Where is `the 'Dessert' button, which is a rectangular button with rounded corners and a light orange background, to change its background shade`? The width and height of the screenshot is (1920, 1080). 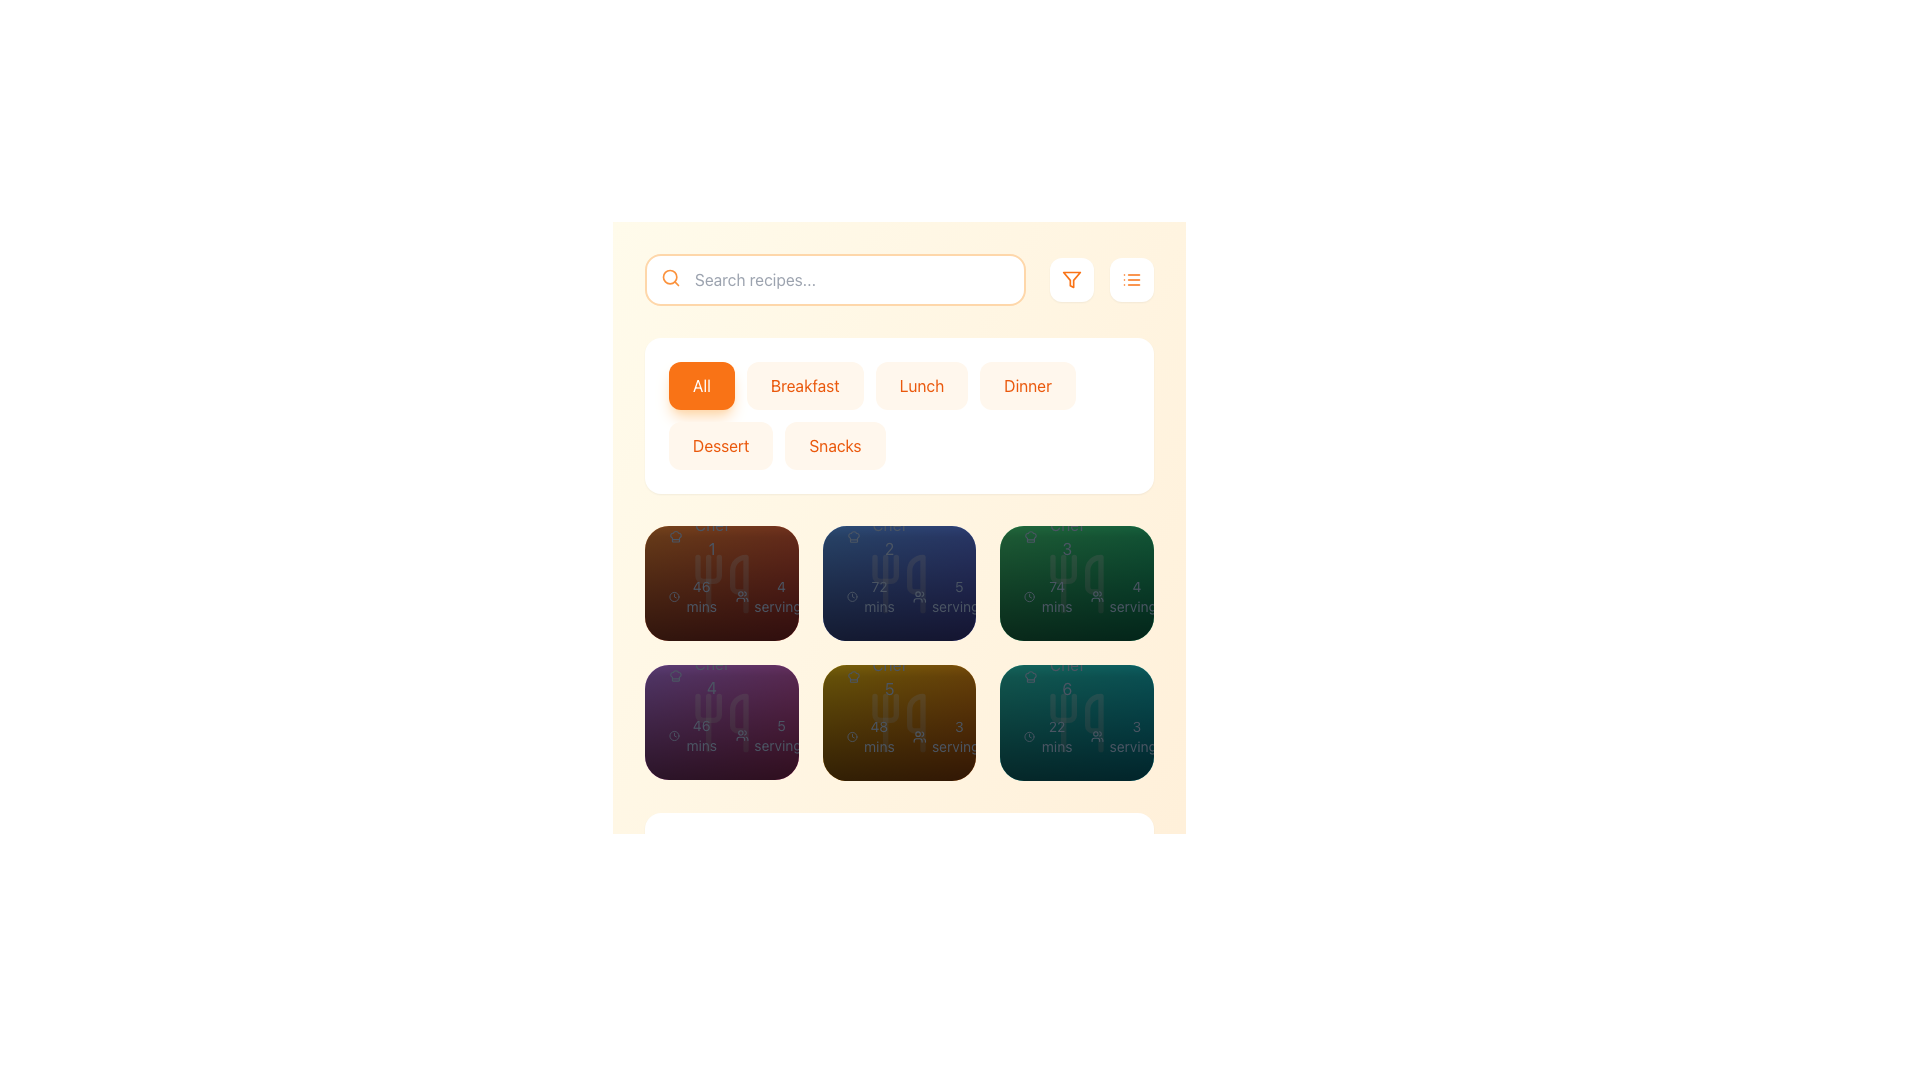
the 'Dessert' button, which is a rectangular button with rounded corners and a light orange background, to change its background shade is located at coordinates (720, 445).